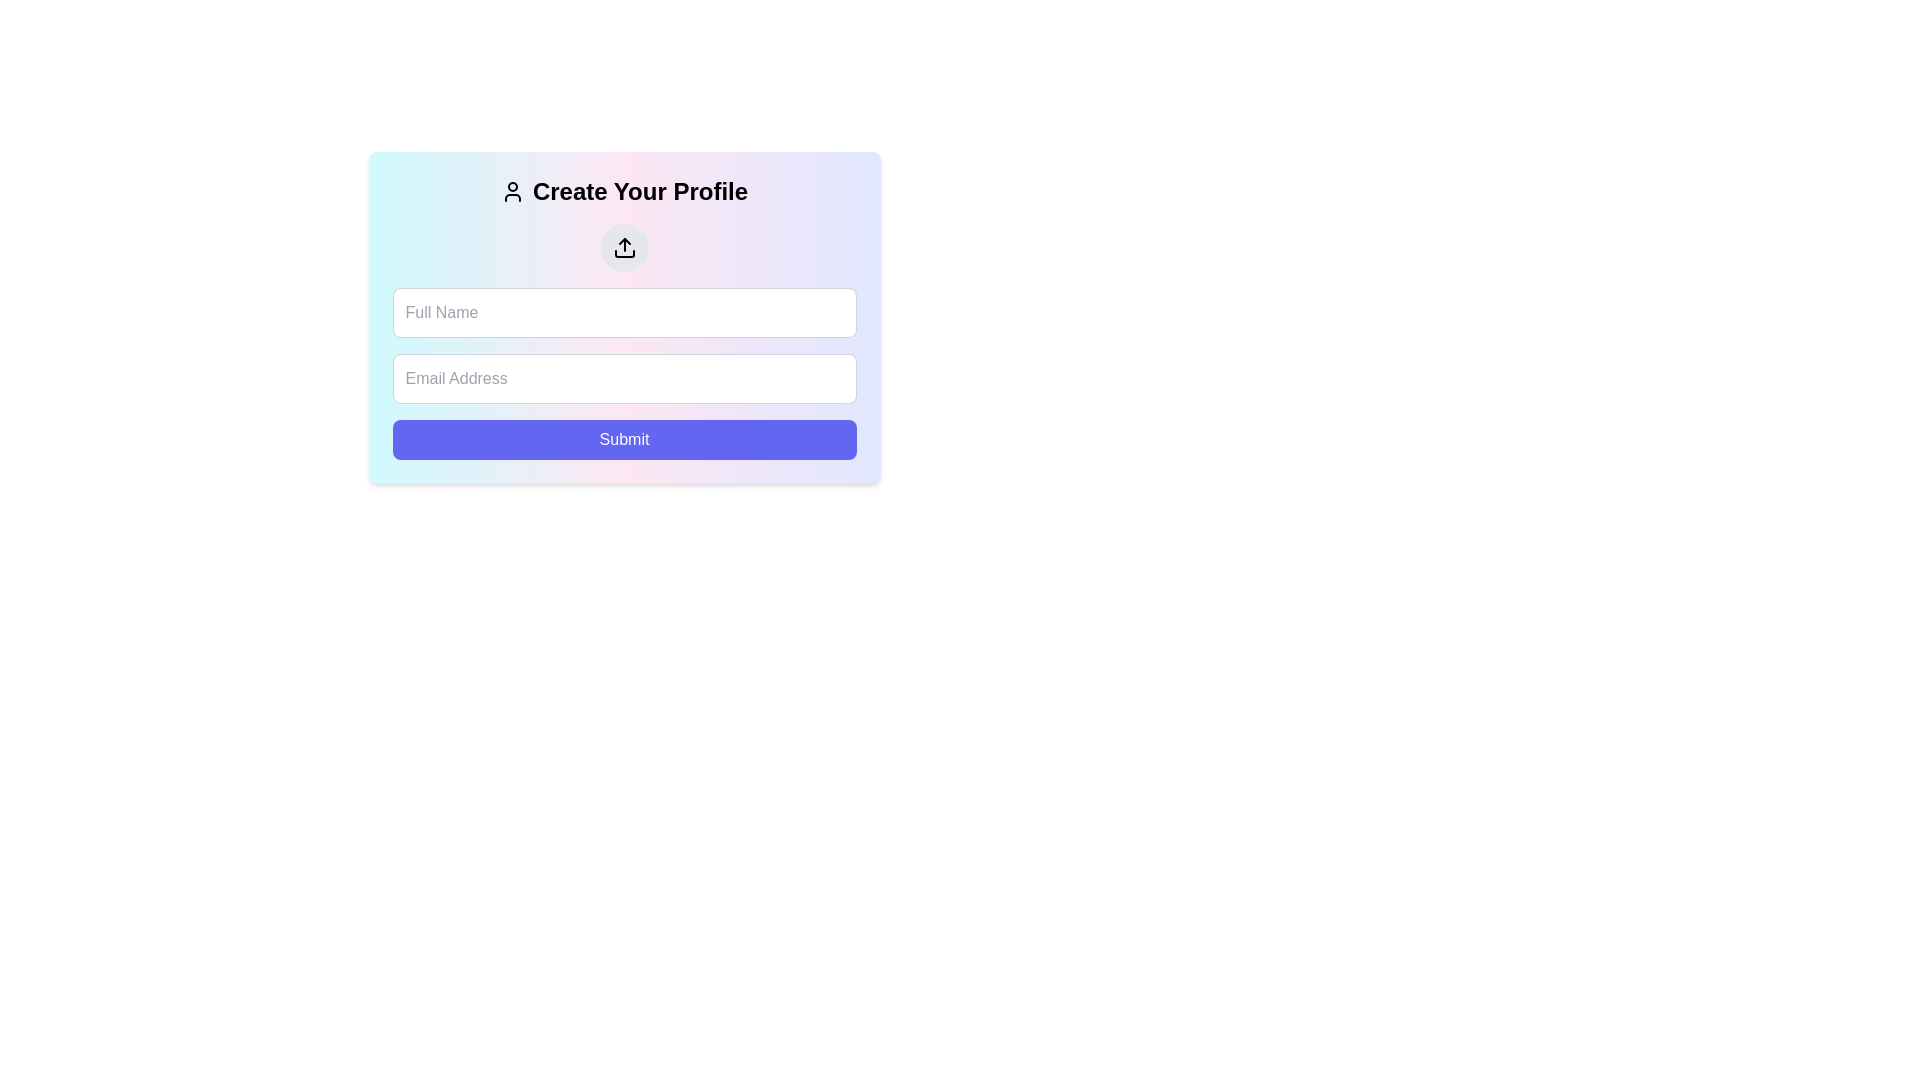  What do you see at coordinates (623, 192) in the screenshot?
I see `header text 'Create Your Profile' that is bold and extra-large, accompanied by a user silhouette icon, as a guide to the form below` at bounding box center [623, 192].